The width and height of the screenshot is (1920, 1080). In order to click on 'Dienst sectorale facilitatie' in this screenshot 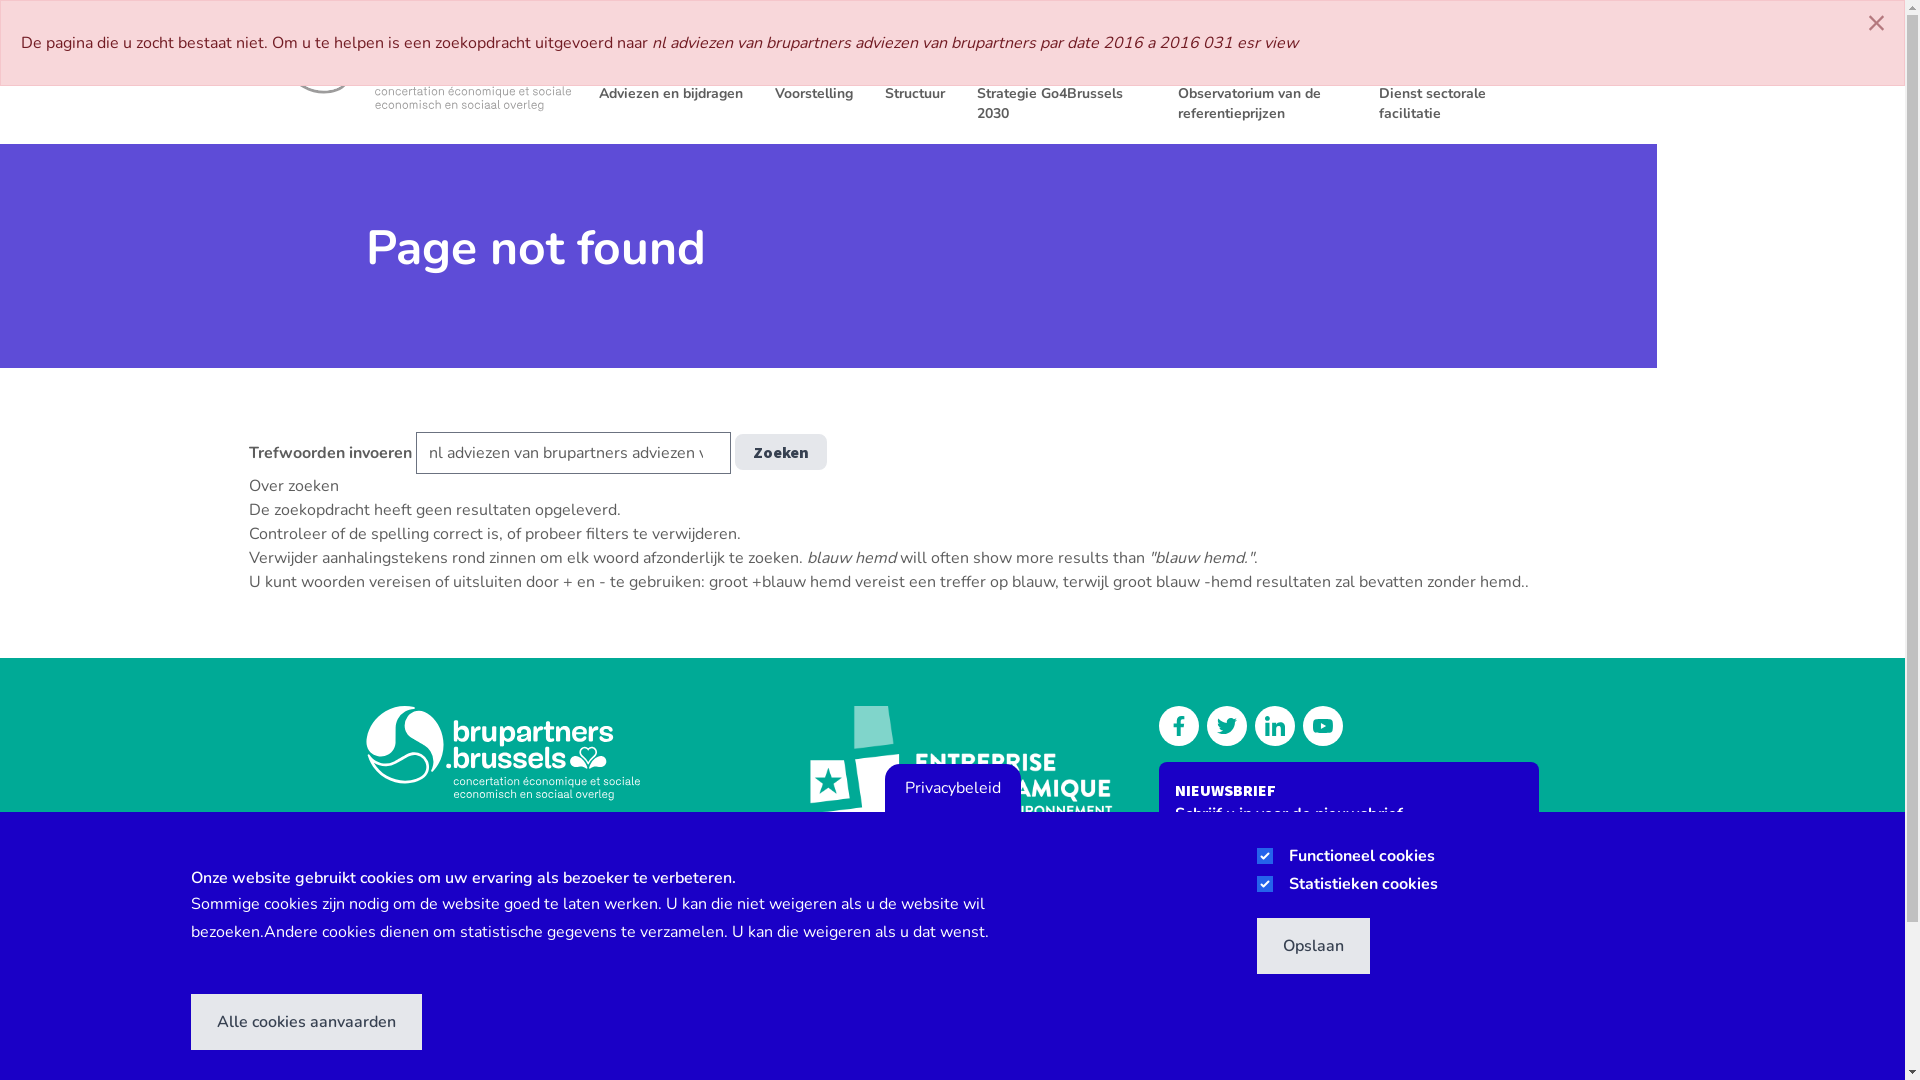, I will do `click(1463, 101)`.